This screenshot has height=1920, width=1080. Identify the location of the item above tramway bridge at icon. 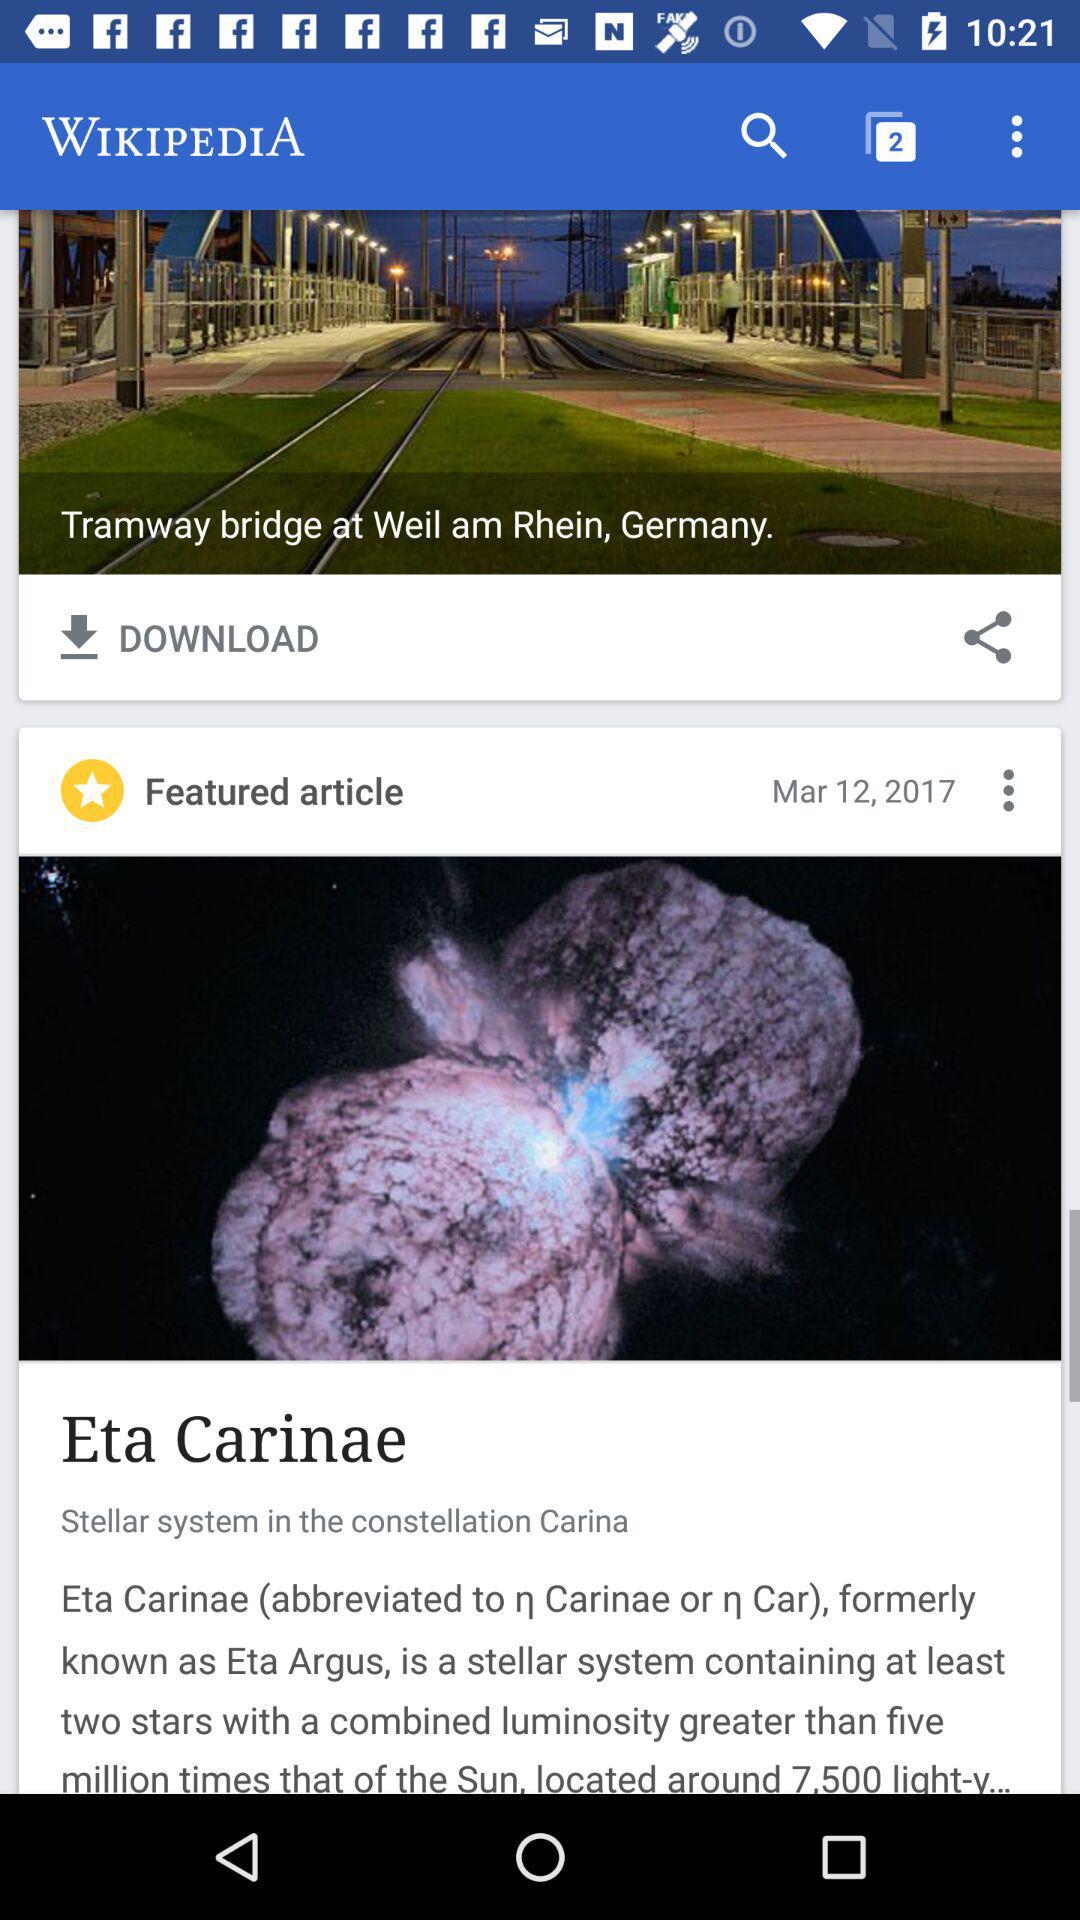
(890, 135).